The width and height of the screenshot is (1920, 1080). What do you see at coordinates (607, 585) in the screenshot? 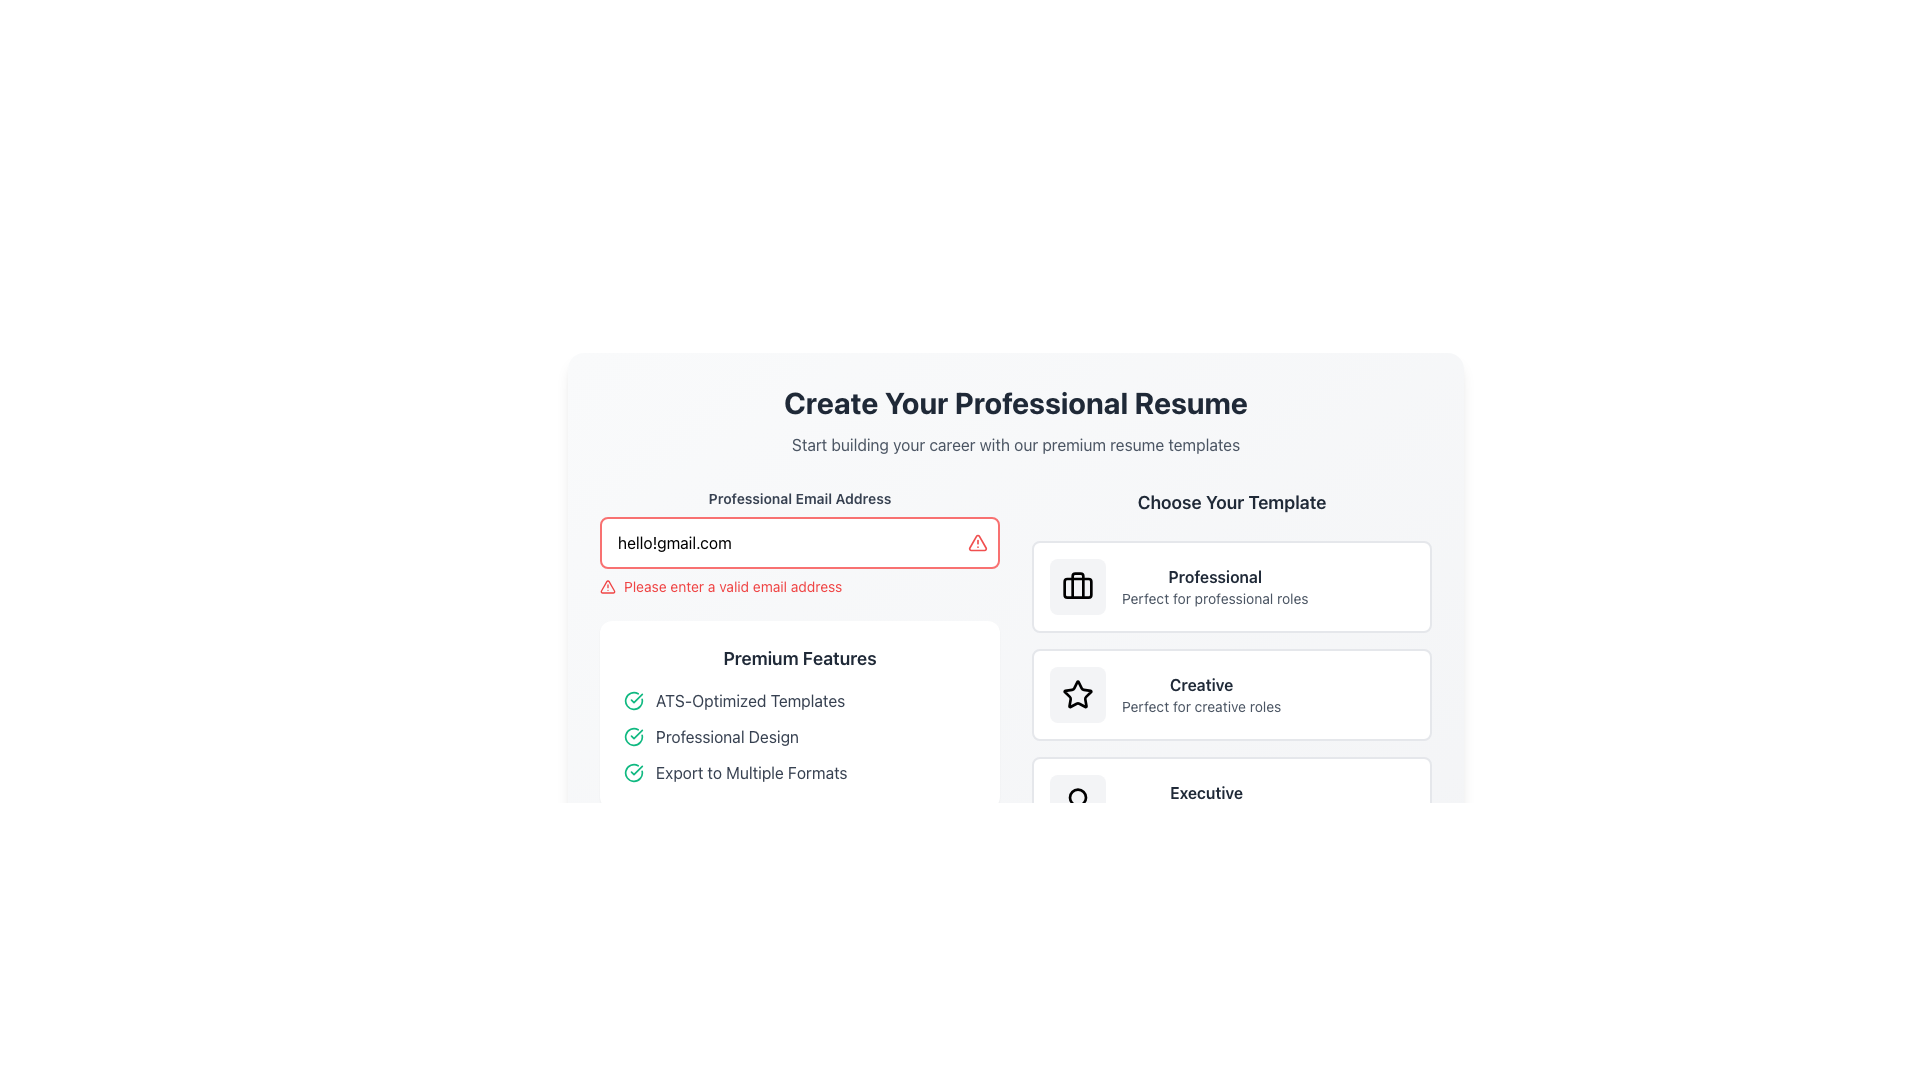
I see `the small triangular warning icon styled using the 'lucide' icon framework that indicates an error, located next to the warning message 'Please enter a valid email address.'` at bounding box center [607, 585].